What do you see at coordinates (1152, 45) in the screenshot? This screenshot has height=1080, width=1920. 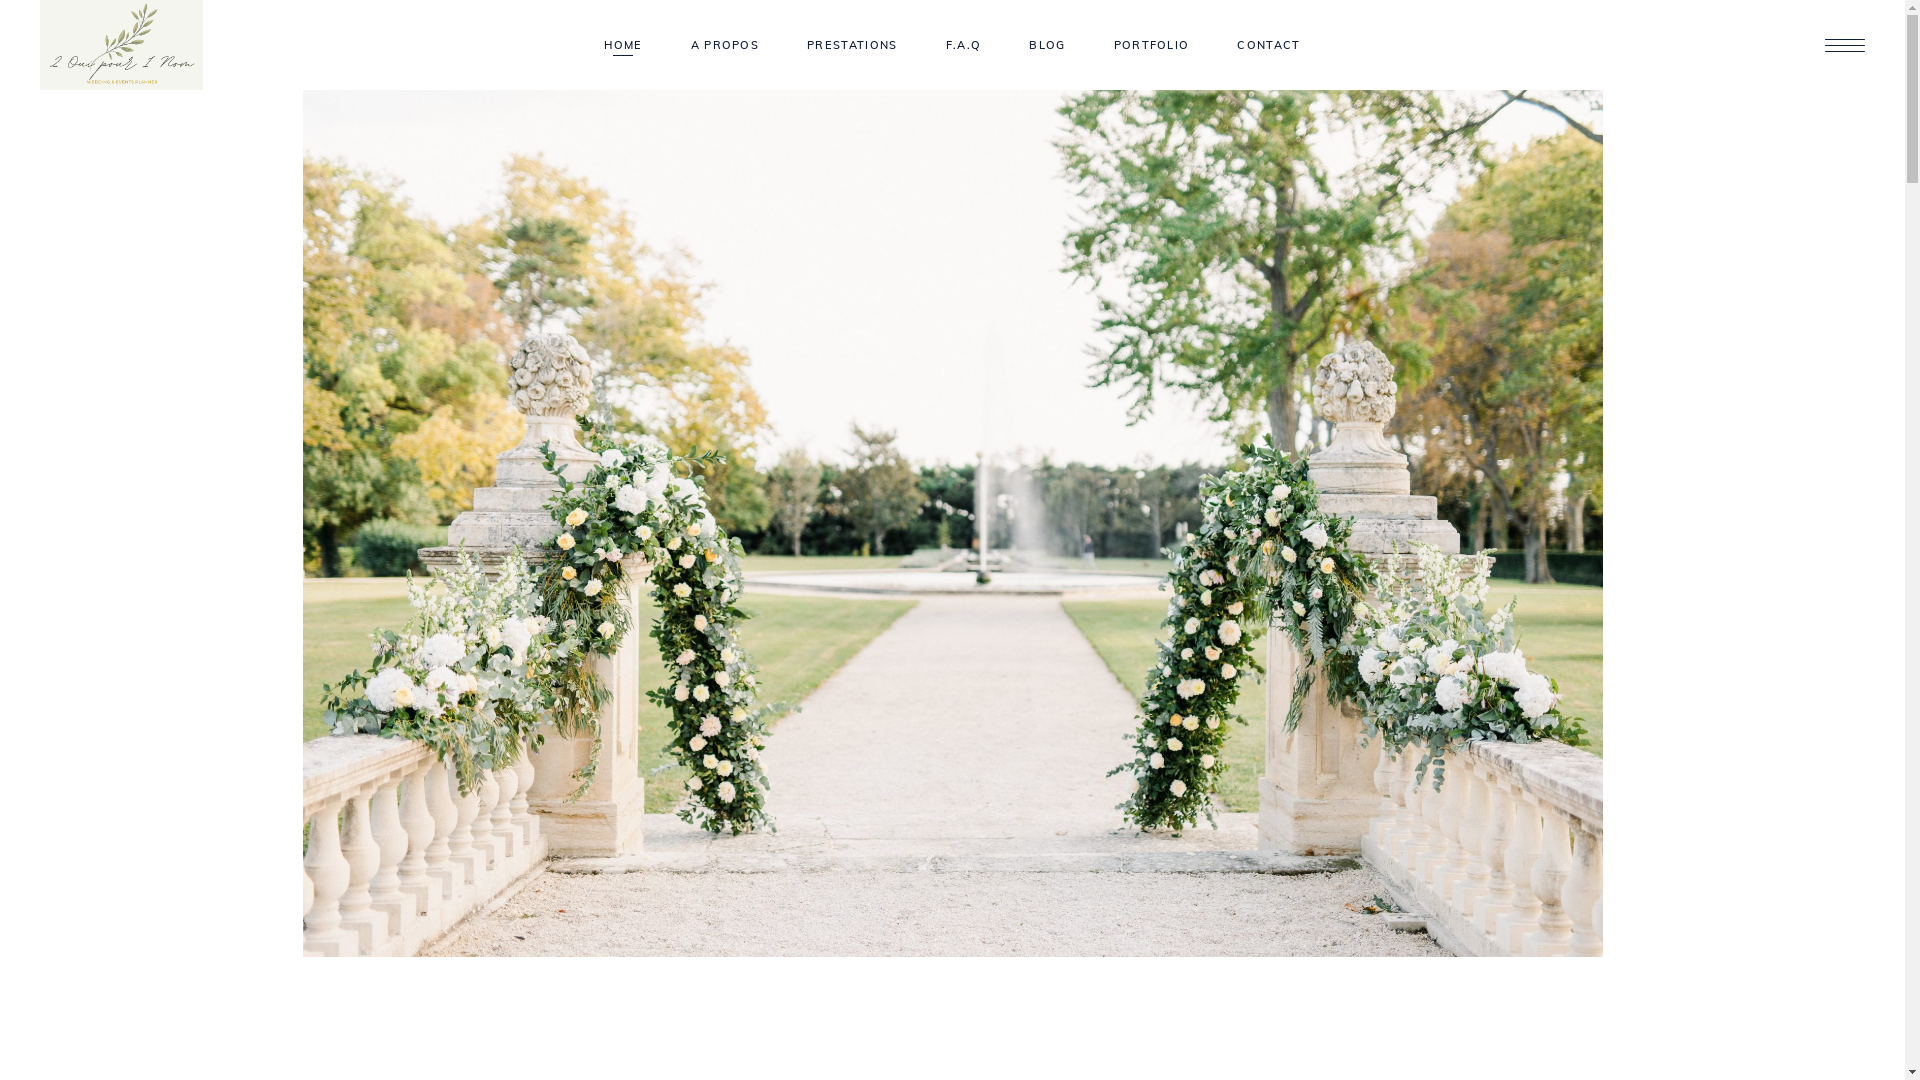 I see `'PORTFOLIO'` at bounding box center [1152, 45].